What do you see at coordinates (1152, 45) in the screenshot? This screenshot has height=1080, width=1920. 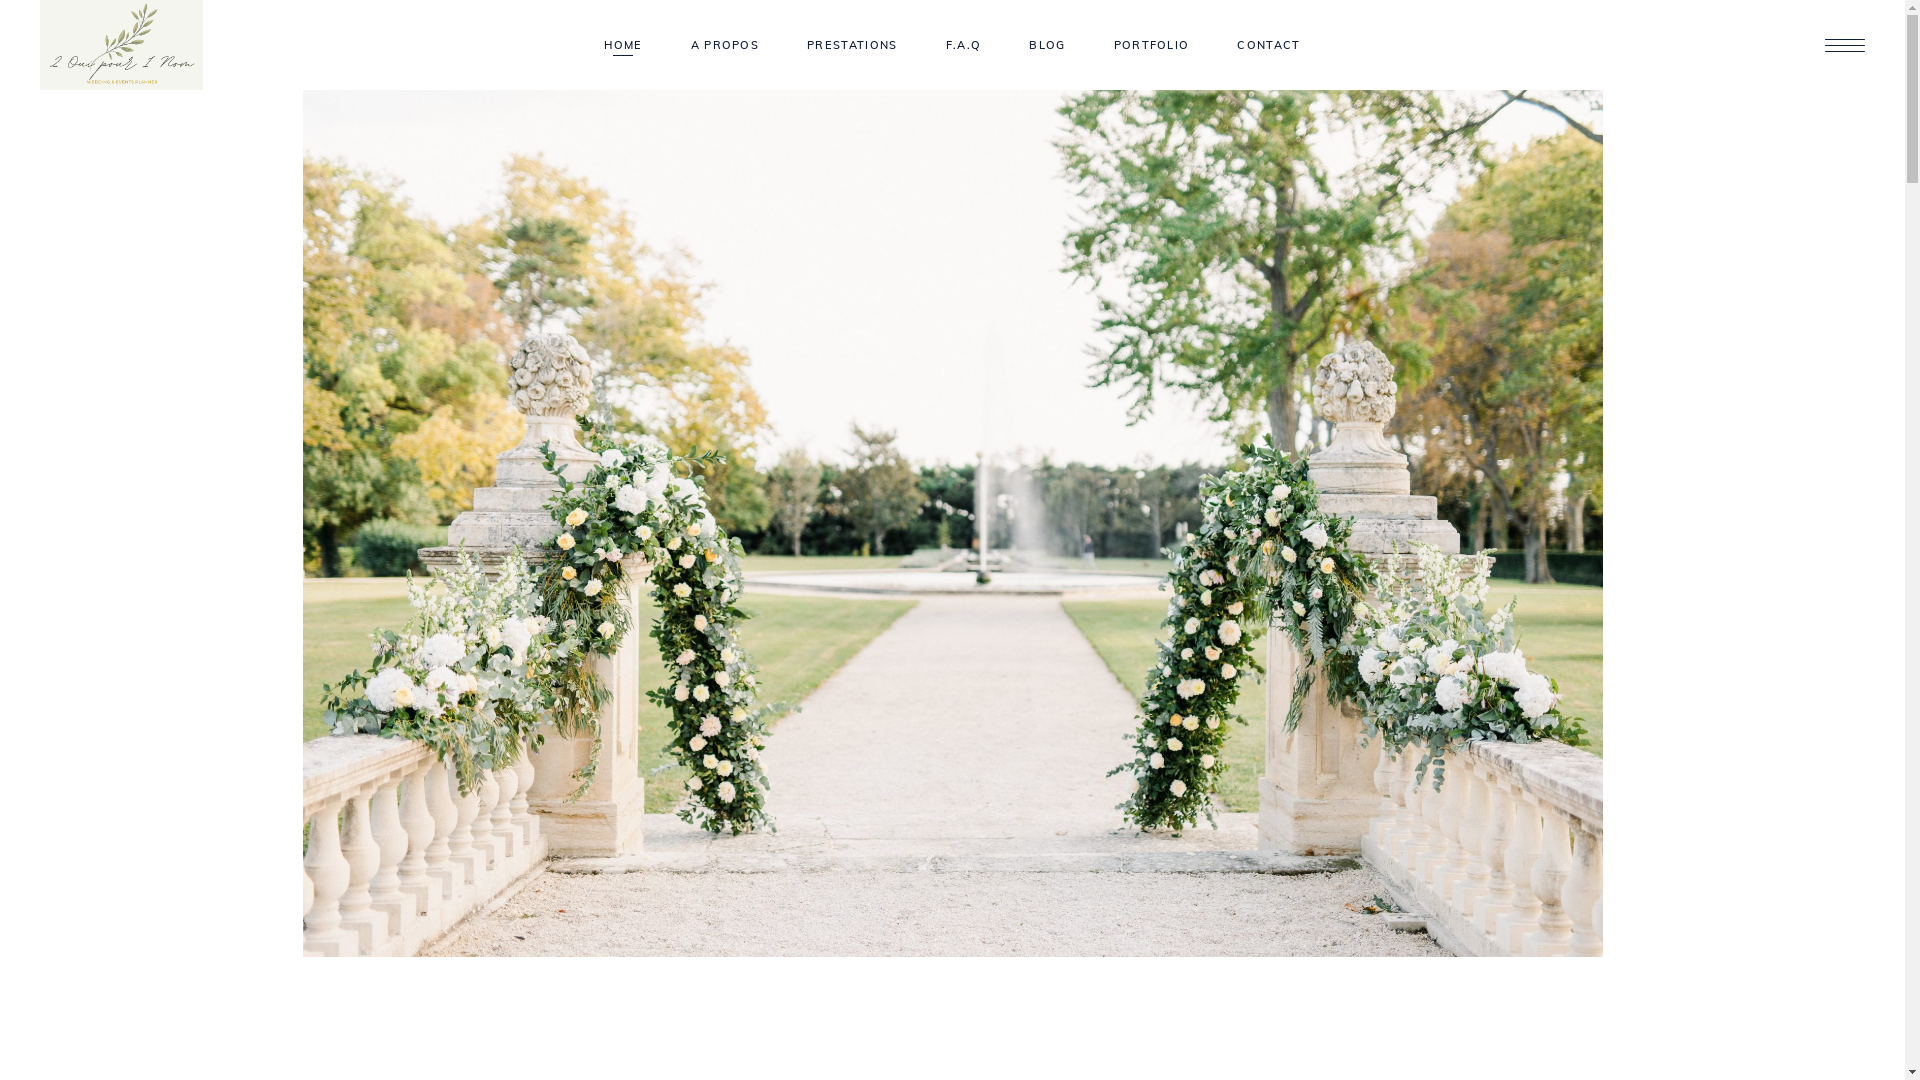 I see `'PORTFOLIO'` at bounding box center [1152, 45].